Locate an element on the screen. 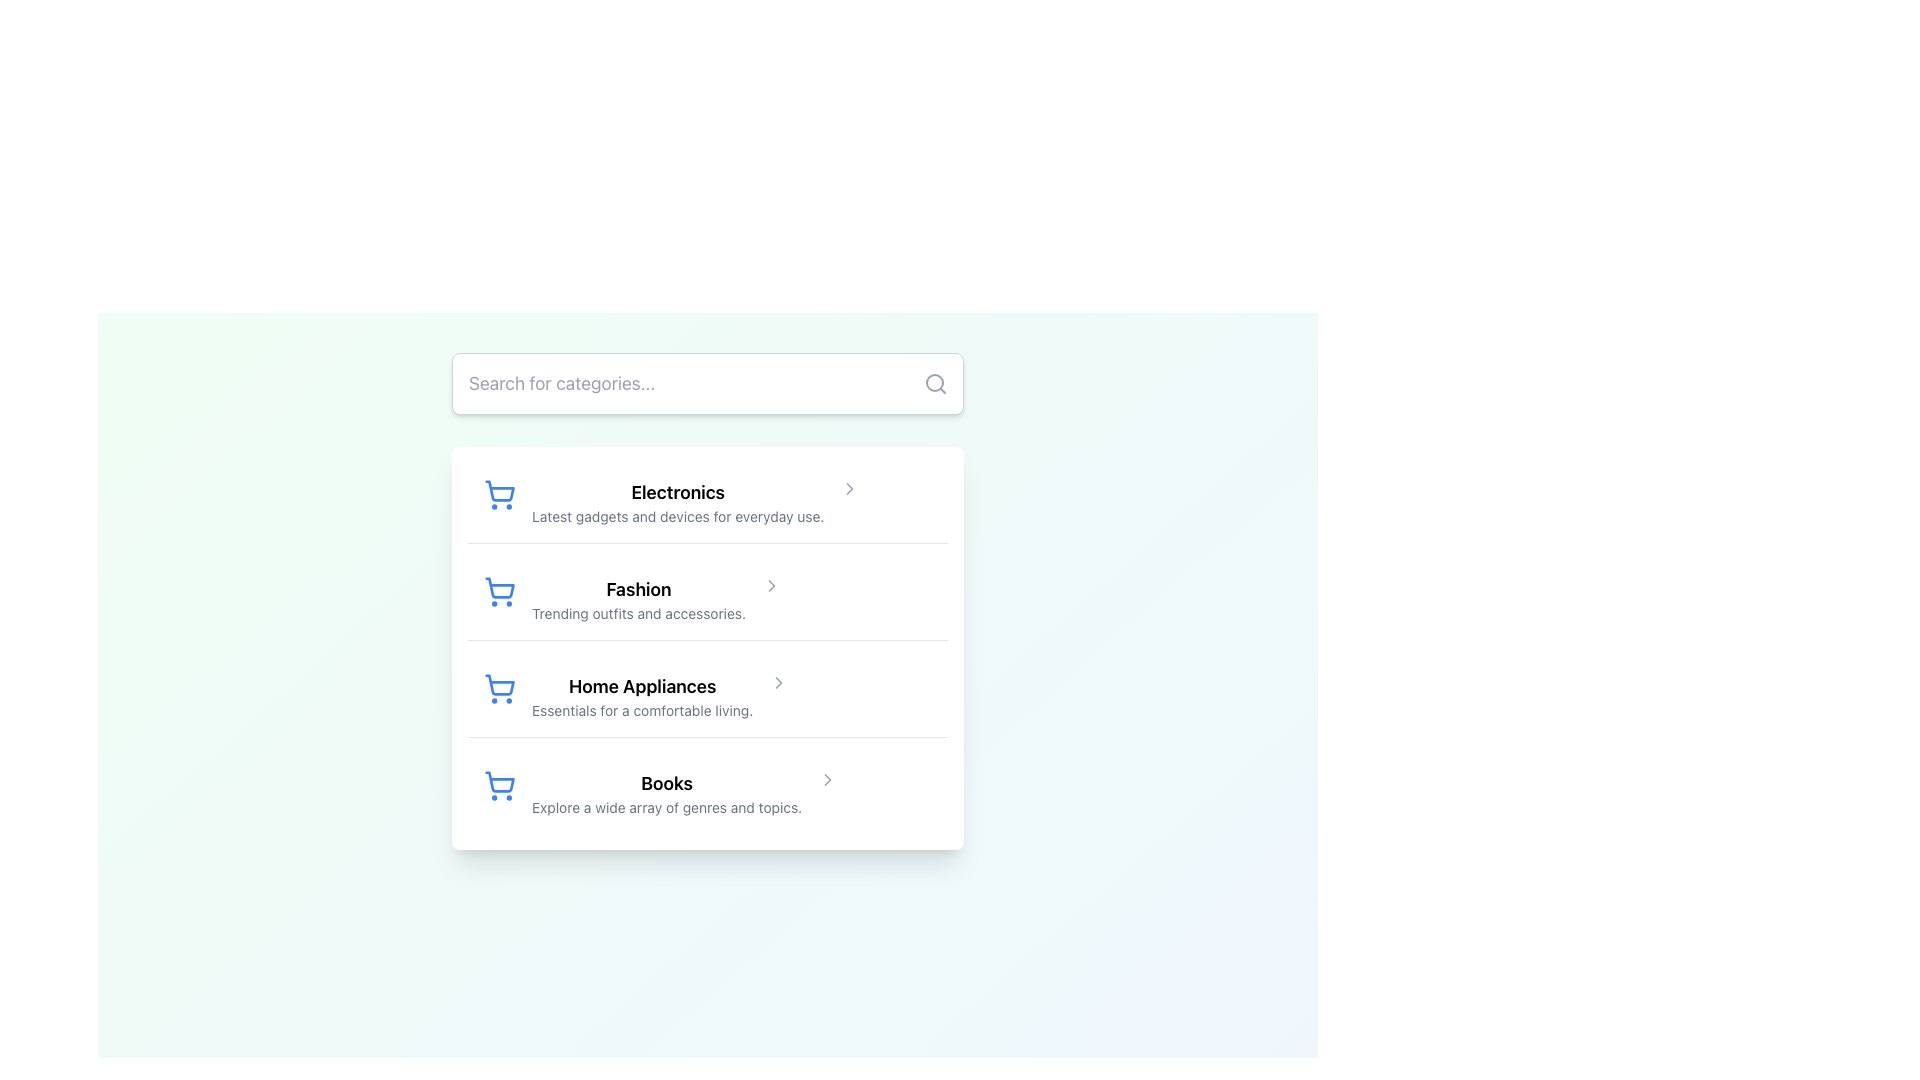 The width and height of the screenshot is (1920, 1080). the text element displaying 'Latest gadgets and devices for everyday use' located beneath the 'Electronics' header is located at coordinates (678, 515).